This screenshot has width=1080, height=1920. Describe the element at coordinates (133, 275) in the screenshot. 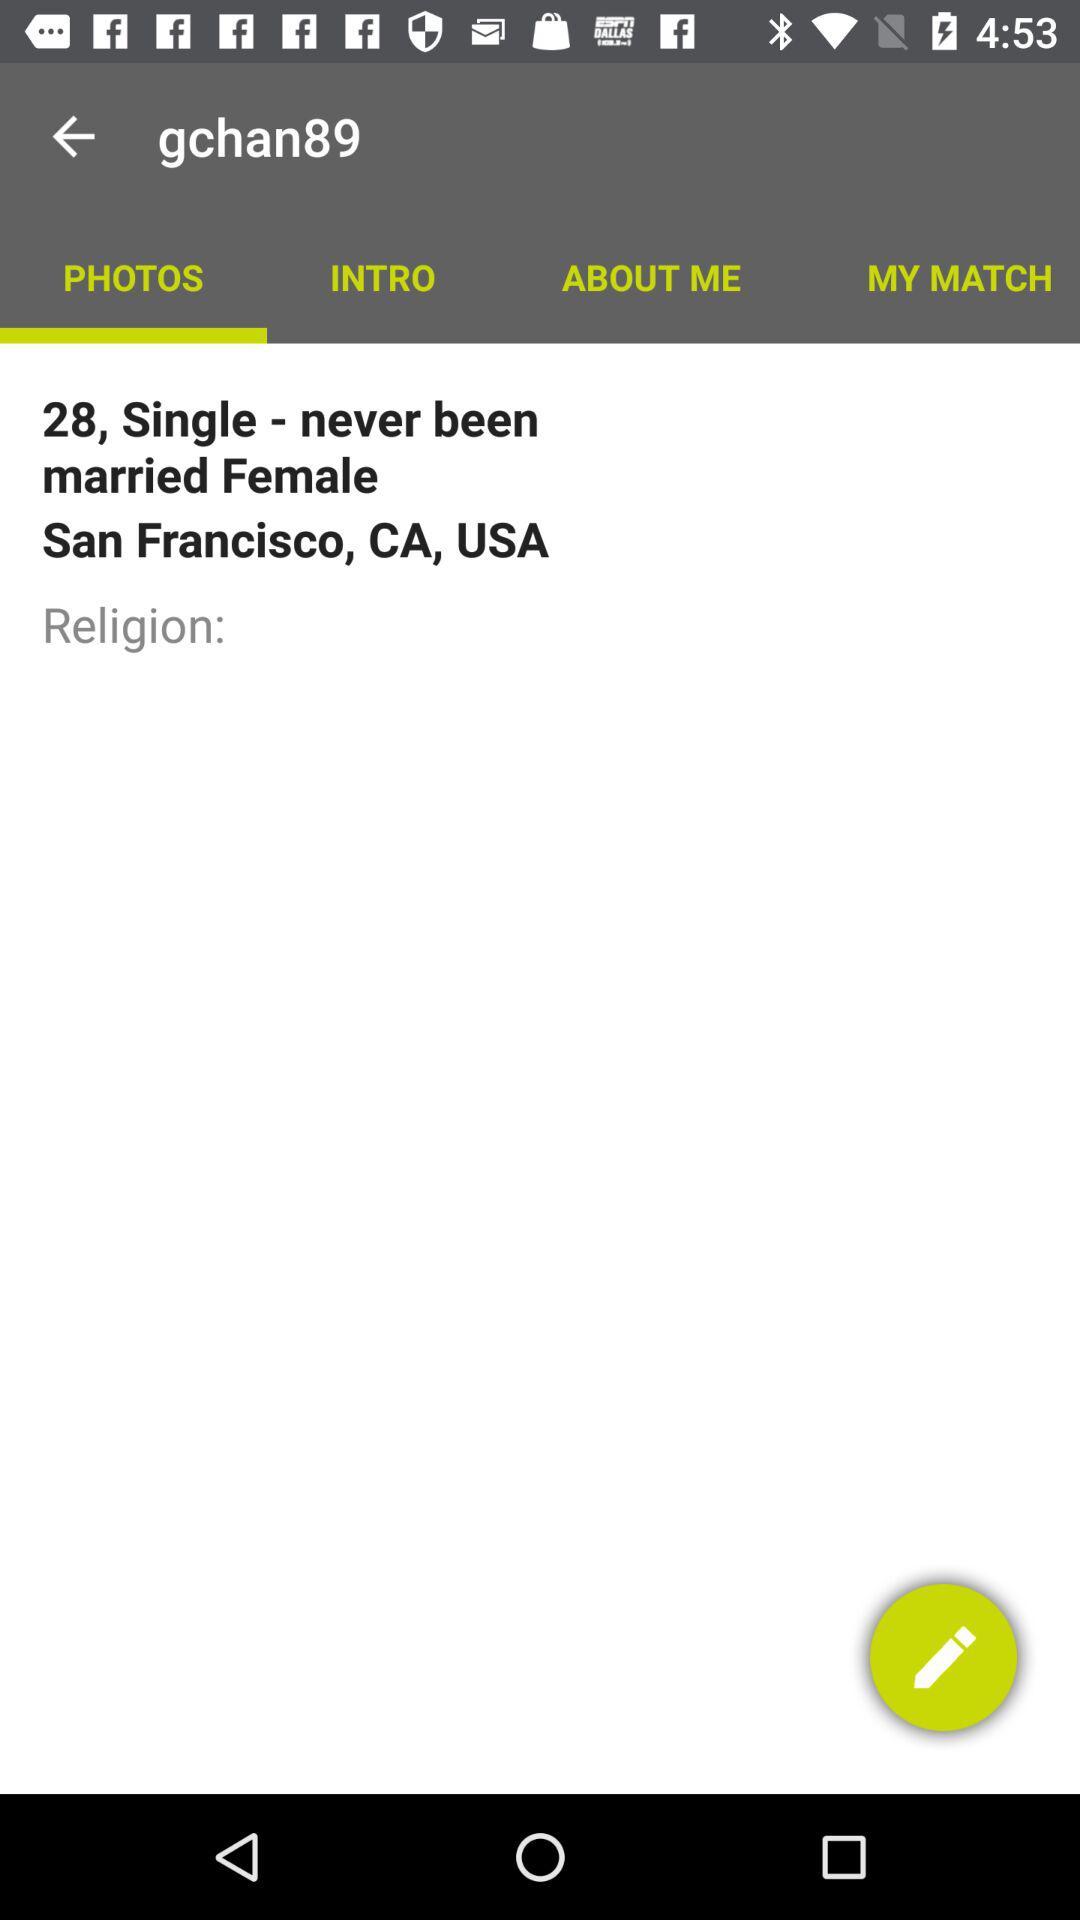

I see `photos icon` at that location.